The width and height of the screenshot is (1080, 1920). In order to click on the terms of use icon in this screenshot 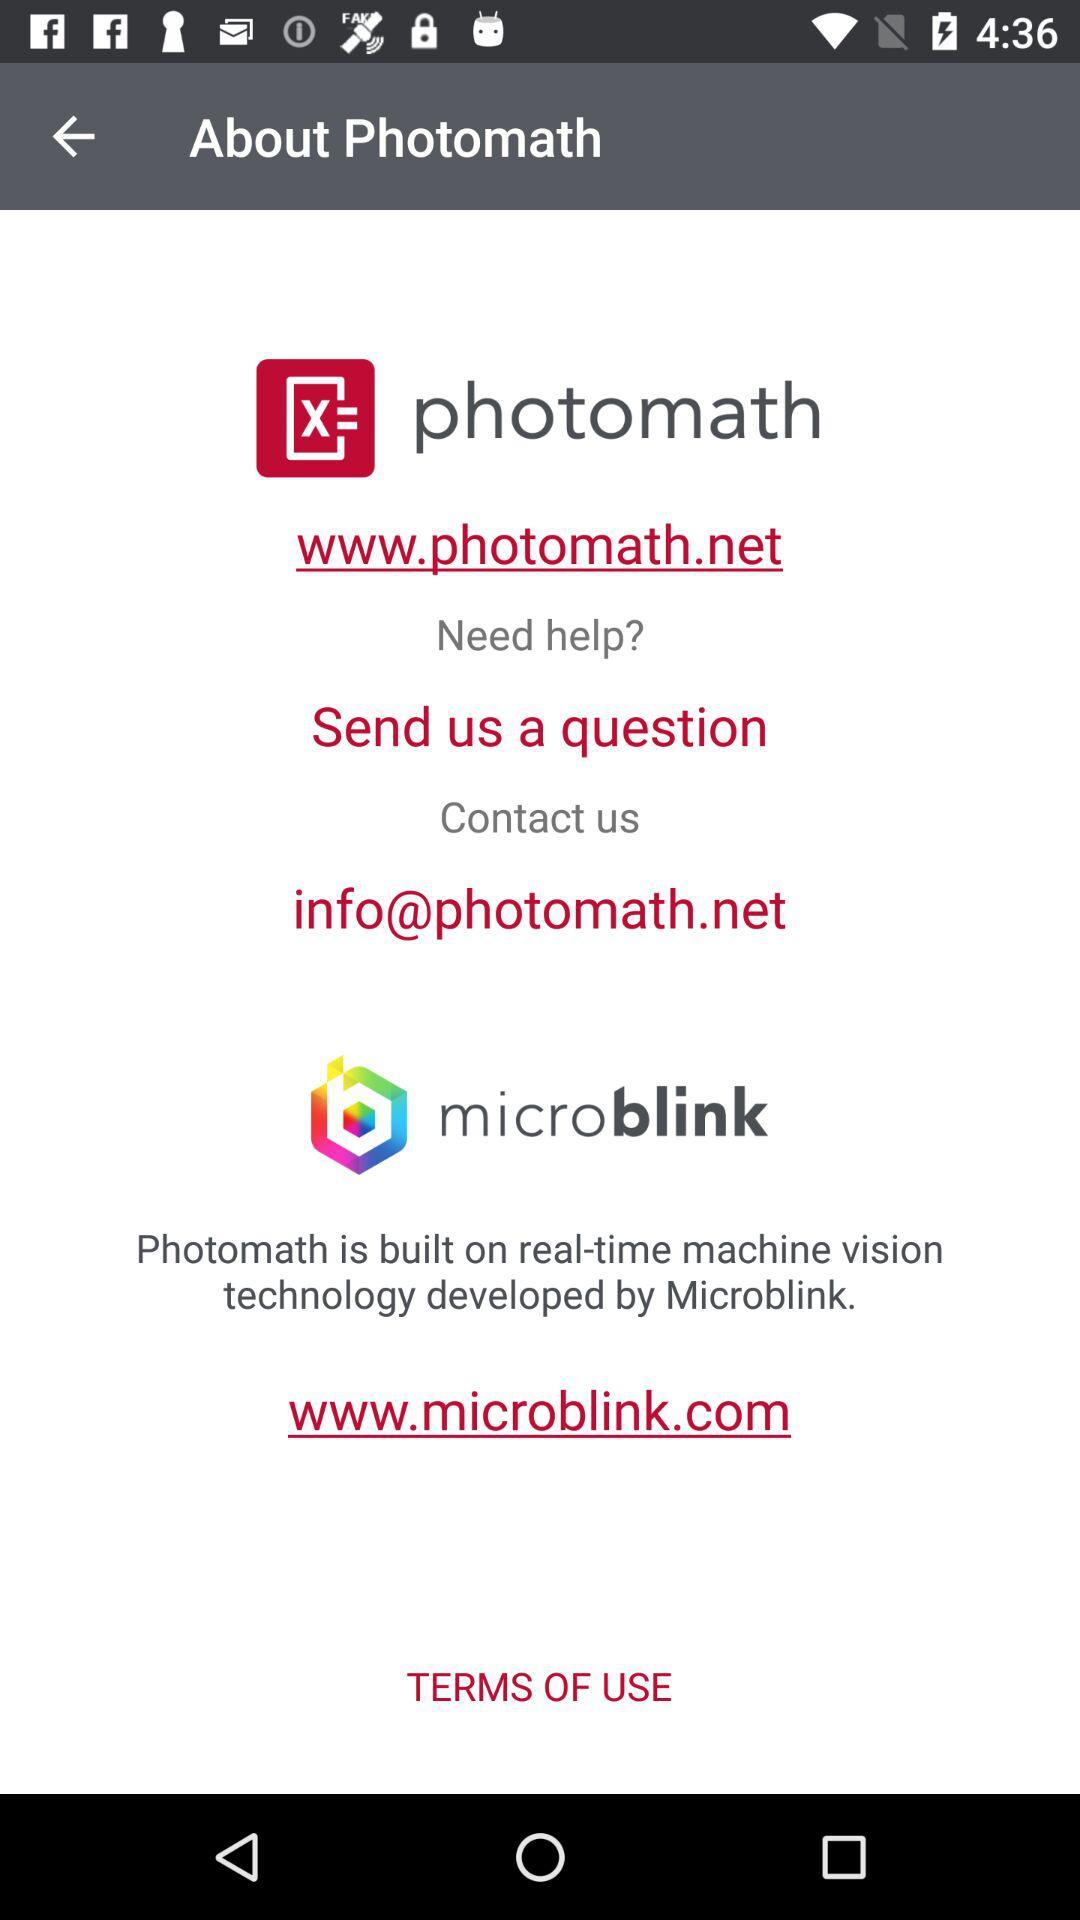, I will do `click(538, 1684)`.